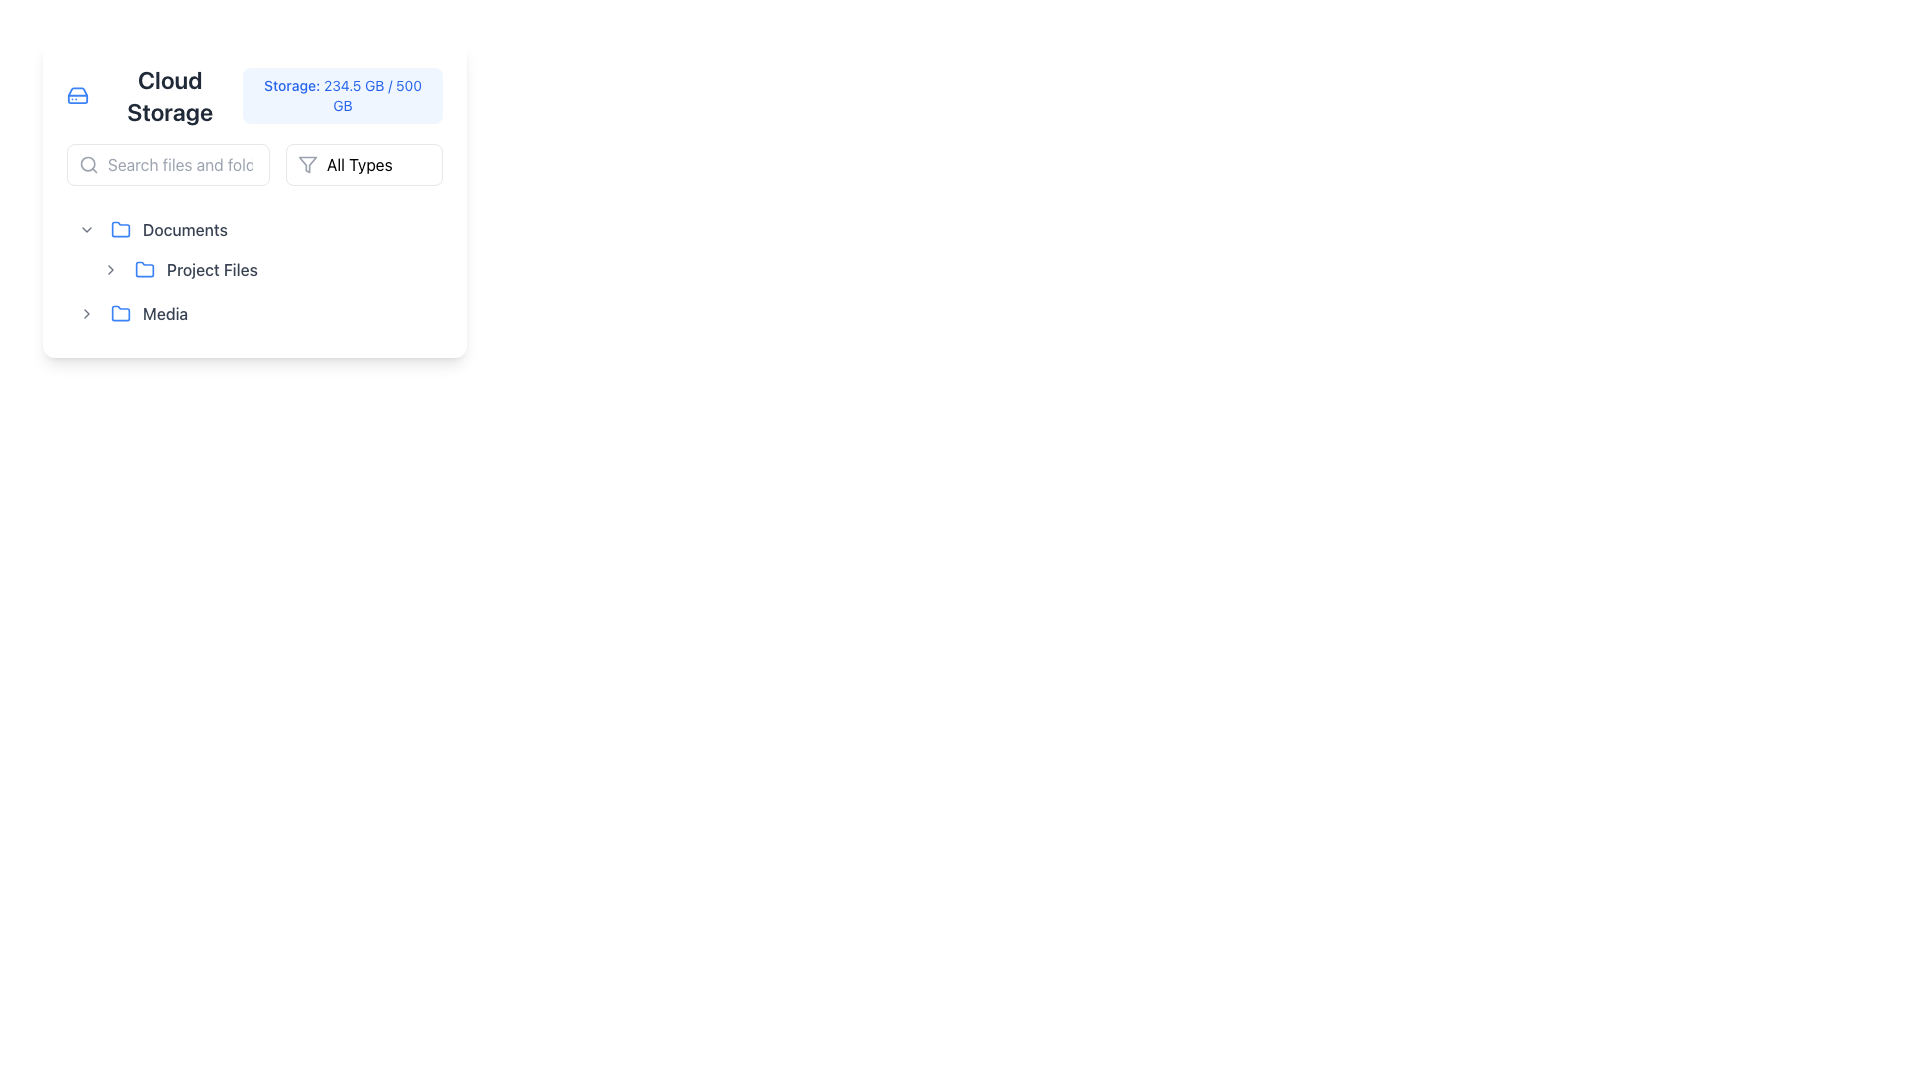 The width and height of the screenshot is (1920, 1080). Describe the element at coordinates (119, 227) in the screenshot. I see `the blue outlined folder icon located next to the 'Documents' label in the 'Cloud Storage' section` at that location.